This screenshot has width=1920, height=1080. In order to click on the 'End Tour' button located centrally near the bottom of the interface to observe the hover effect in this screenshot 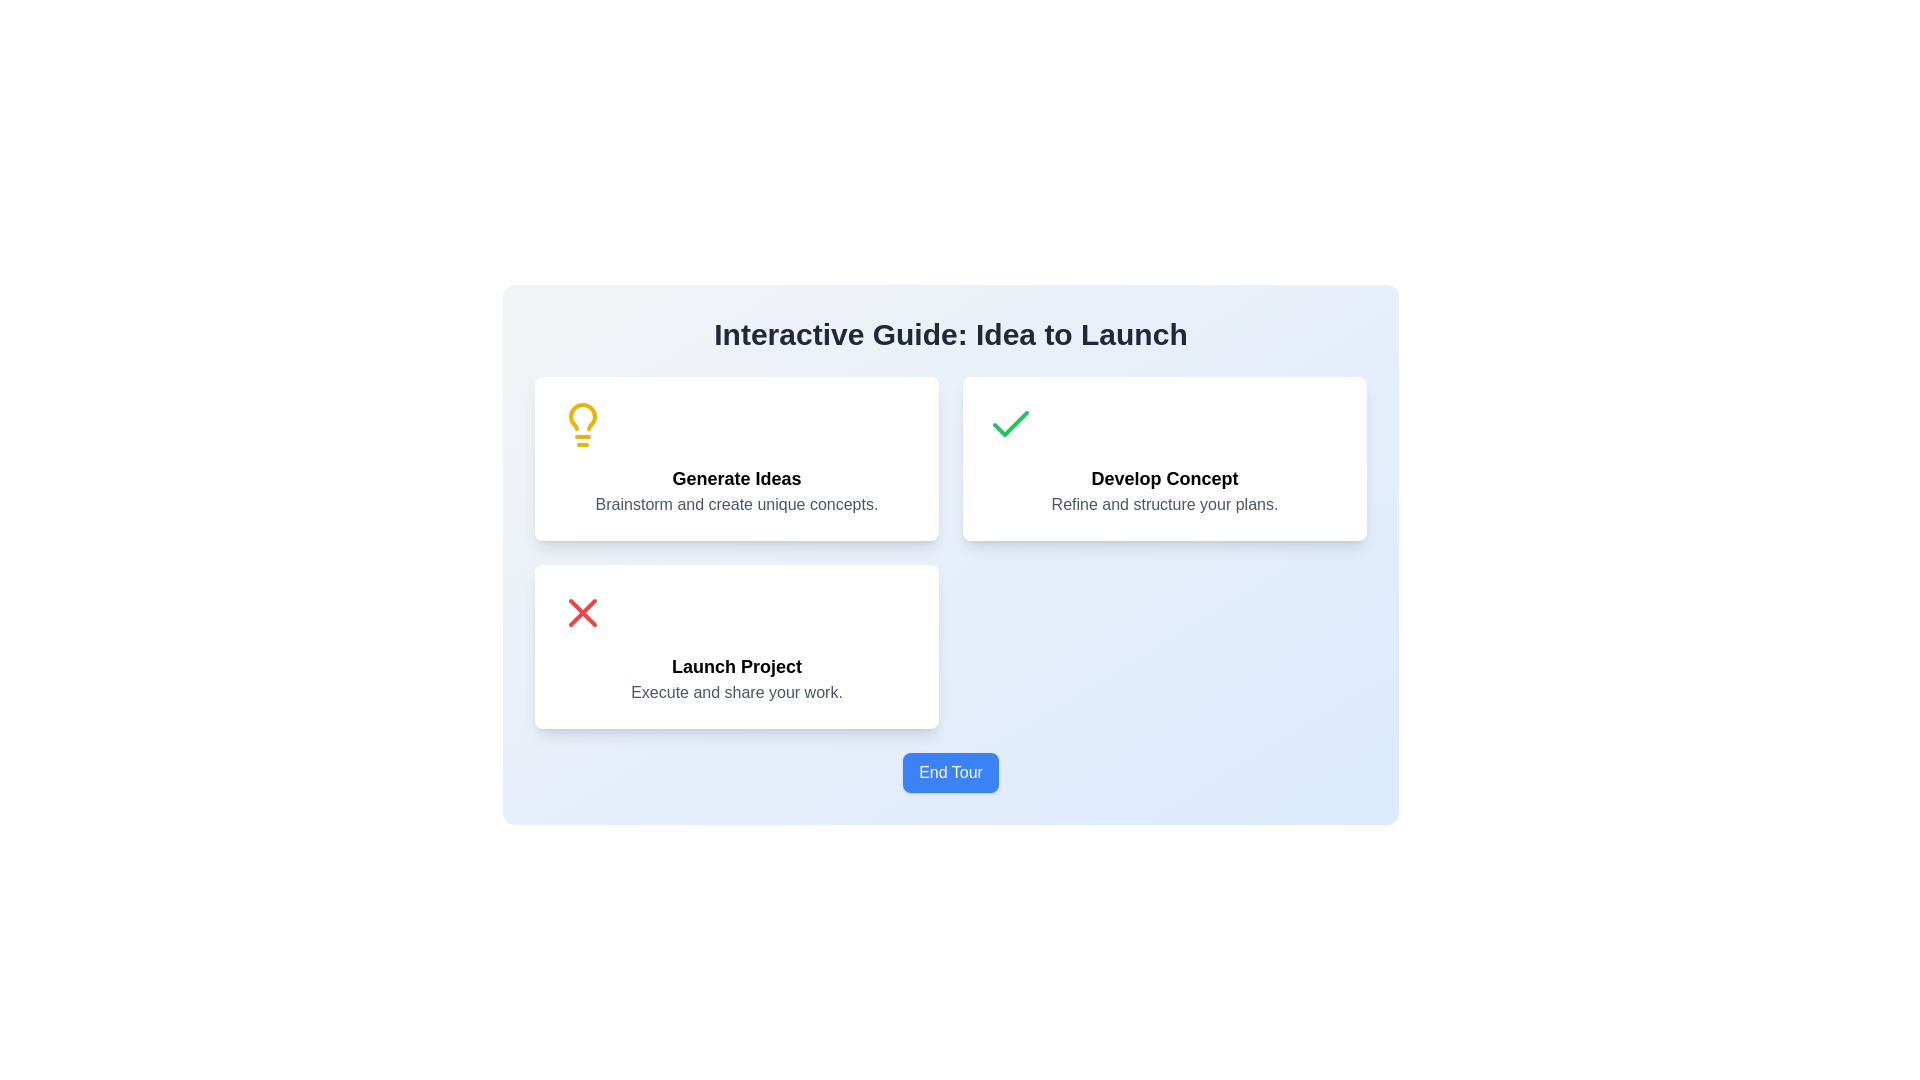, I will do `click(949, 771)`.